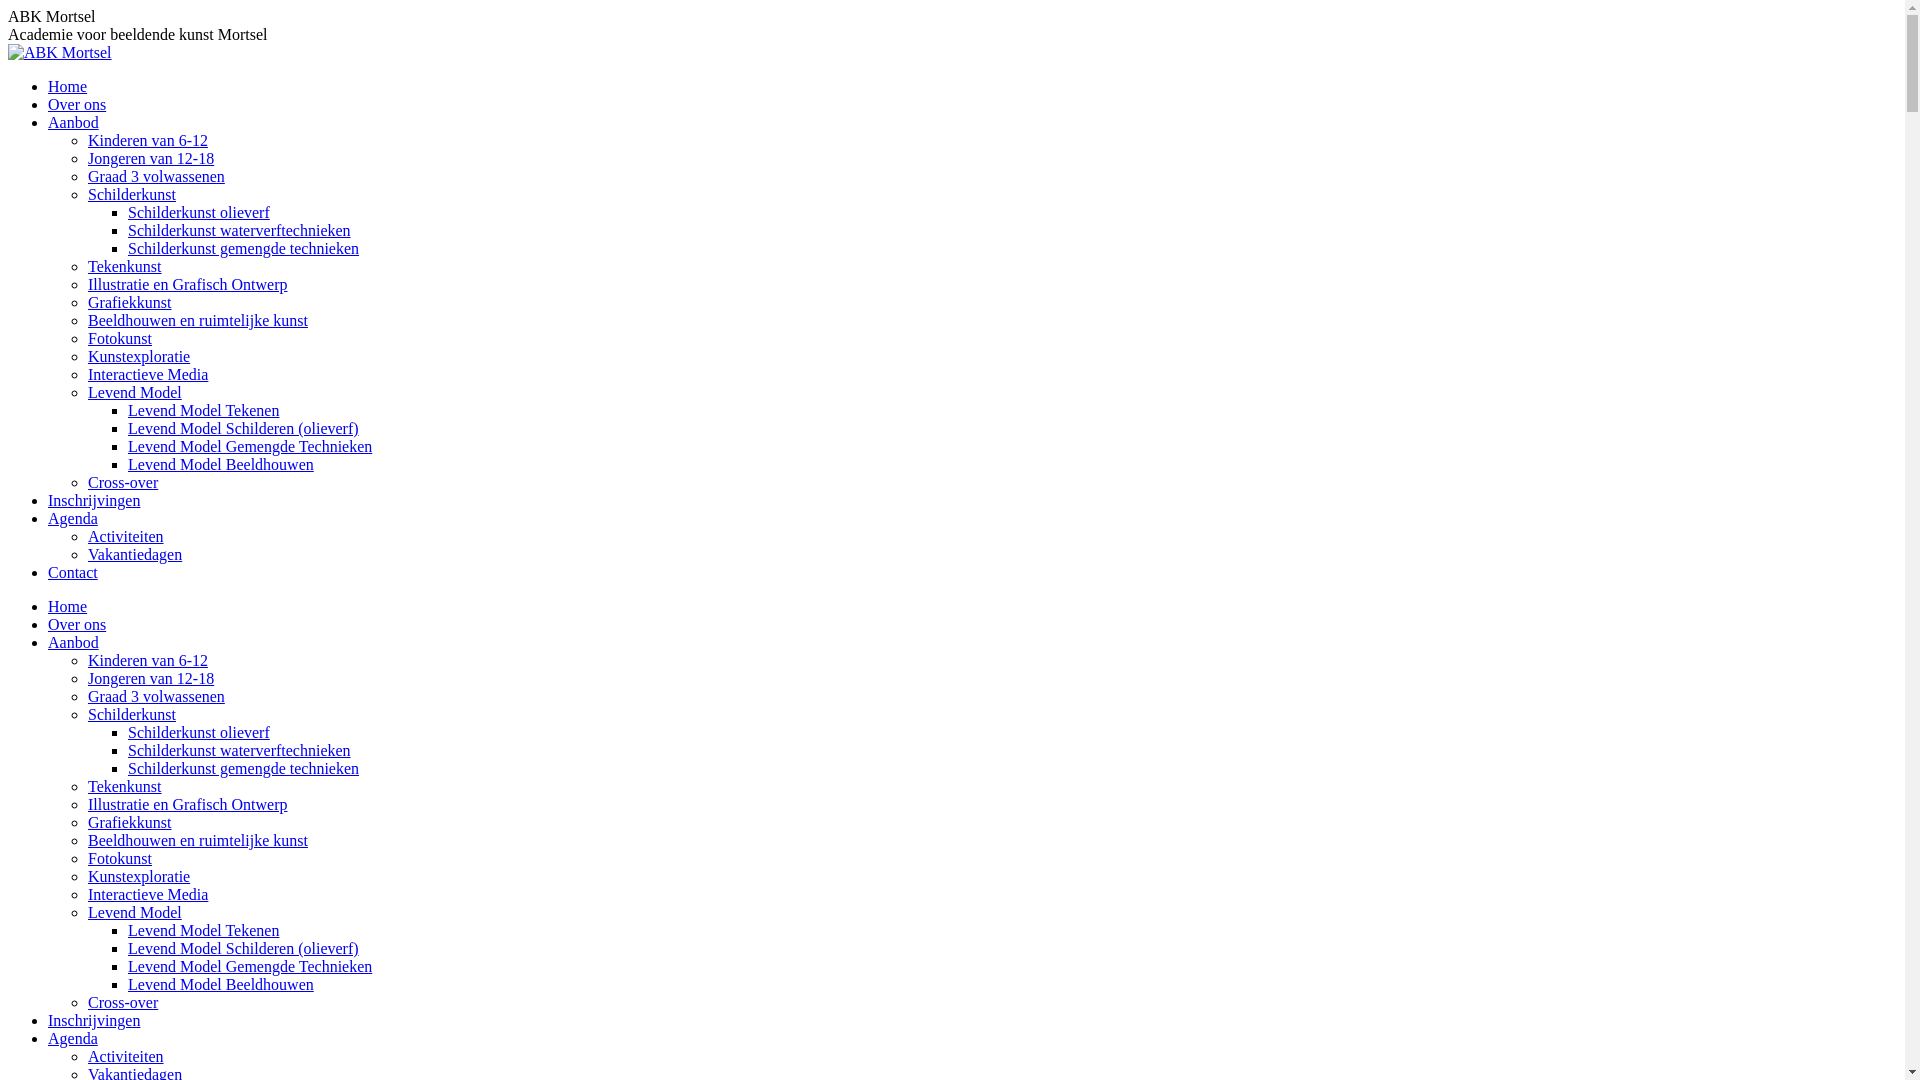 The image size is (1920, 1080). What do you see at coordinates (147, 660) in the screenshot?
I see `'Kinderen van 6-12'` at bounding box center [147, 660].